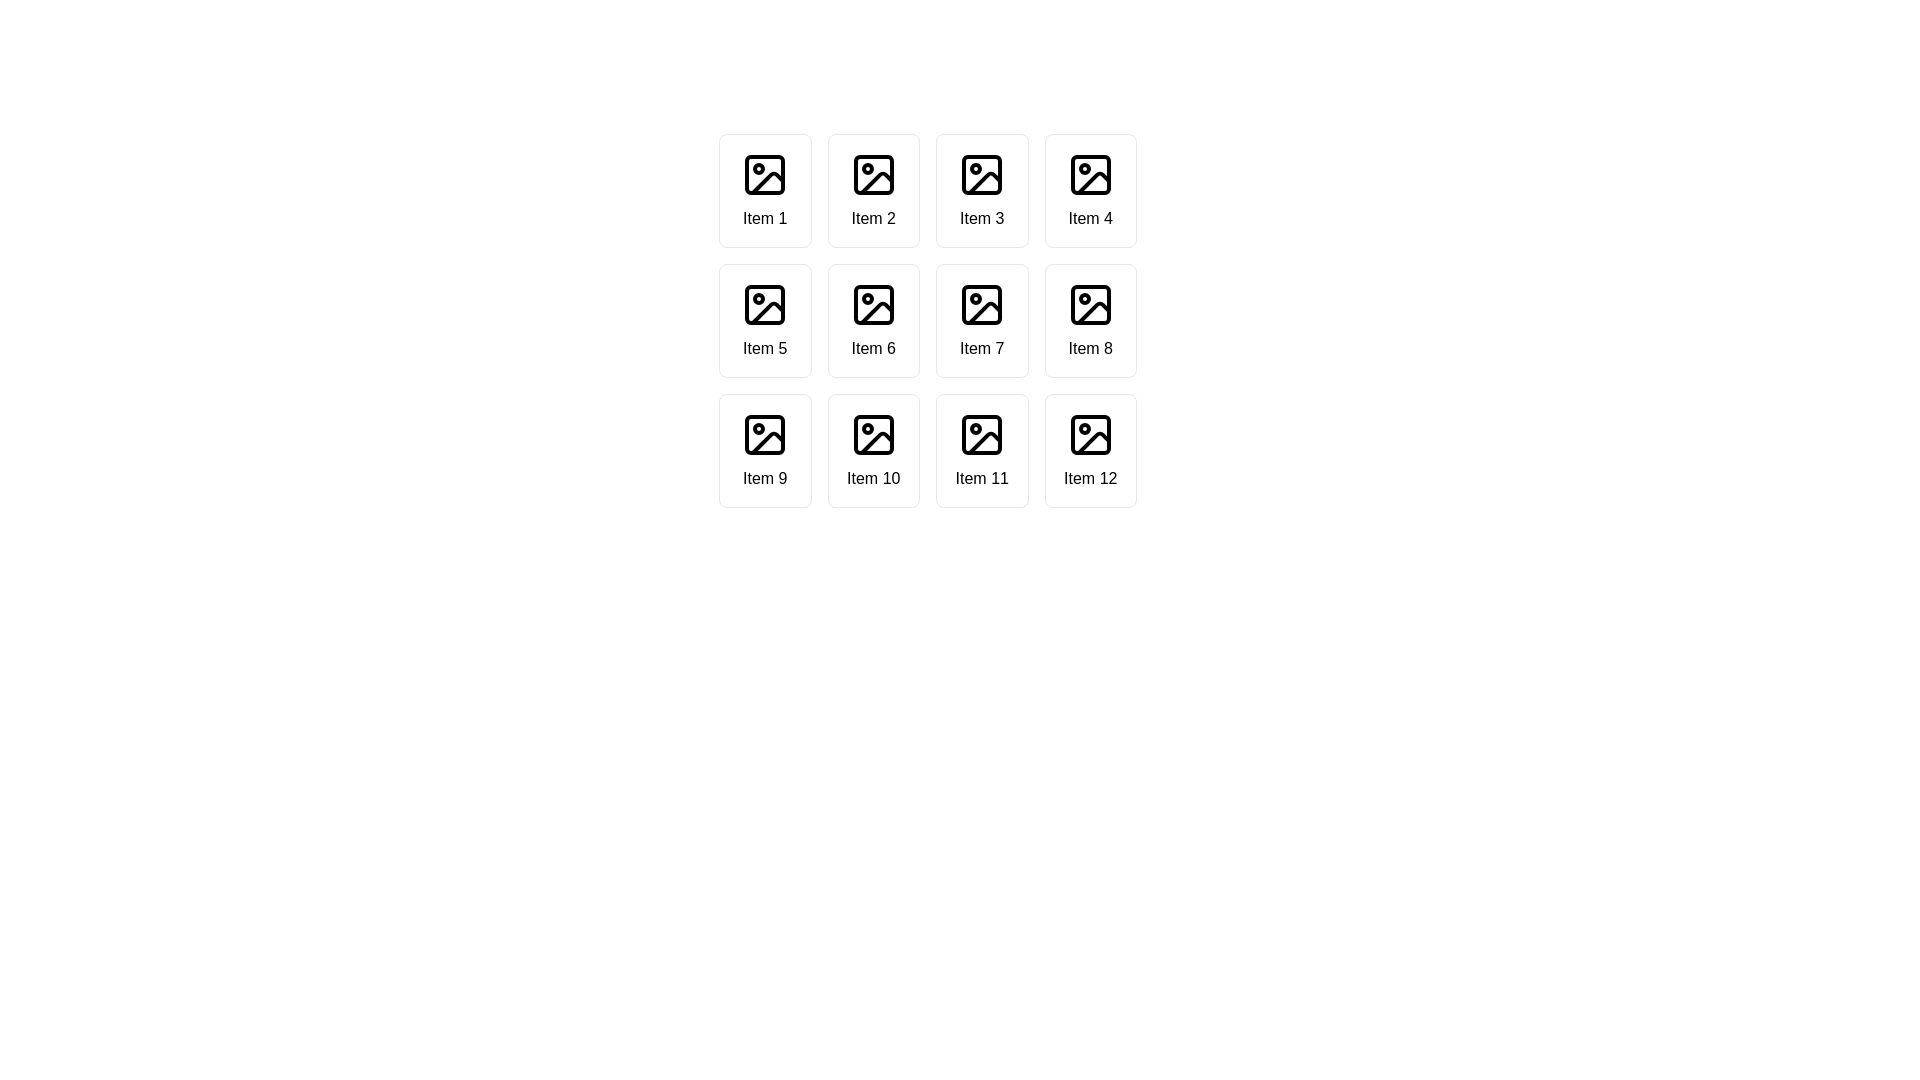 This screenshot has height=1080, width=1920. What do you see at coordinates (1089, 304) in the screenshot?
I see `the SVG graphic icon styled to resemble an image placeholder located in 'Item 8' in the second row and fourth column of the grid layout, centered above the text 'Item 8'` at bounding box center [1089, 304].